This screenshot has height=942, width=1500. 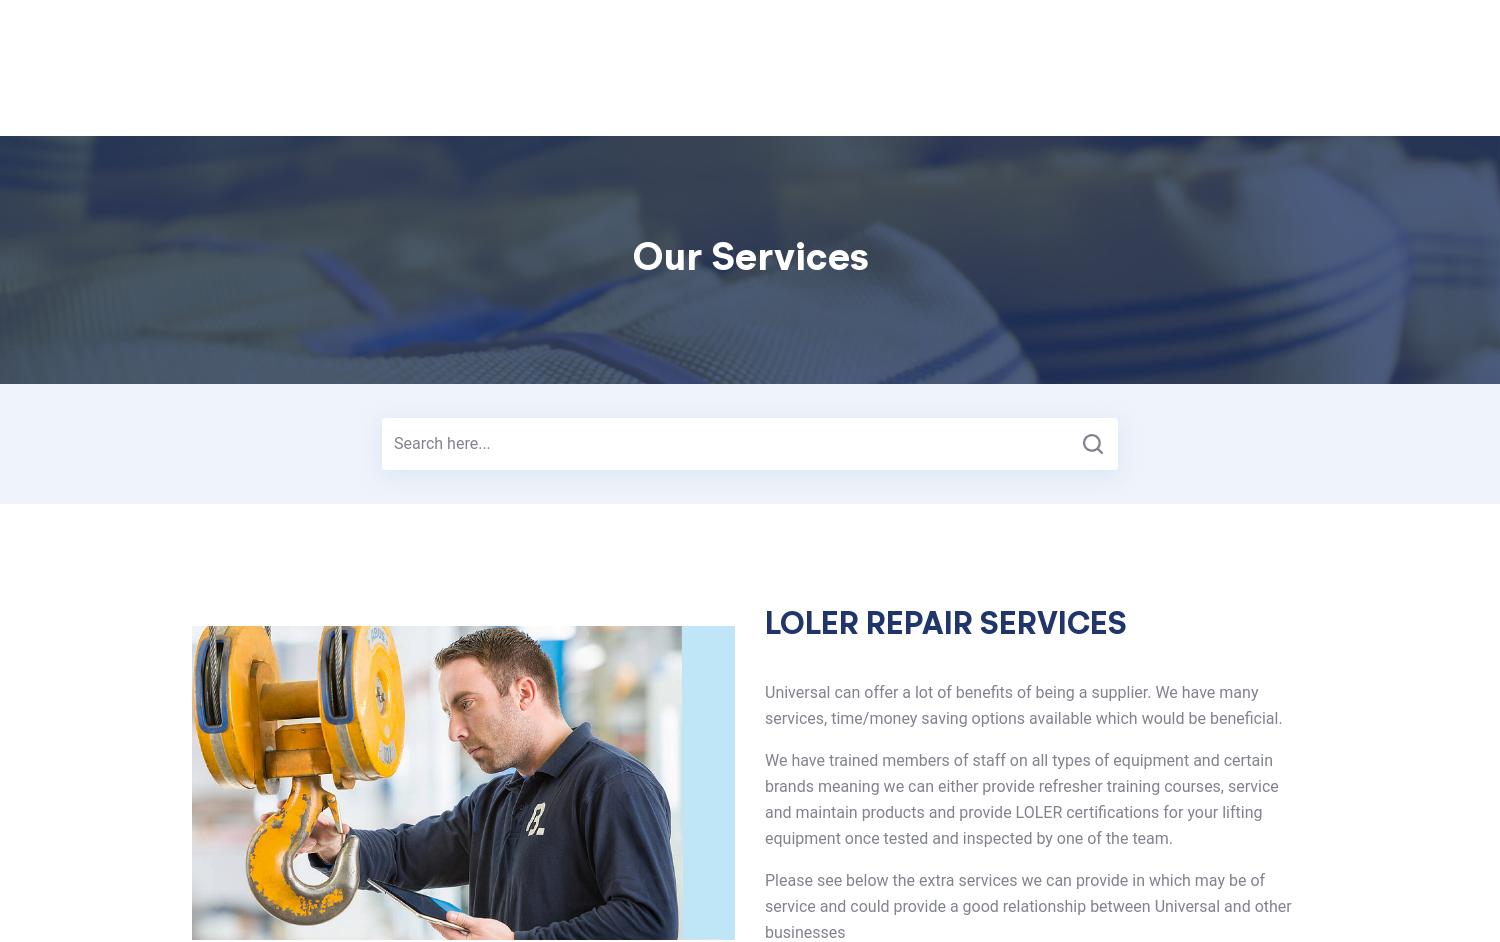 What do you see at coordinates (896, 93) in the screenshot?
I see `'Catalogue & Prices'` at bounding box center [896, 93].